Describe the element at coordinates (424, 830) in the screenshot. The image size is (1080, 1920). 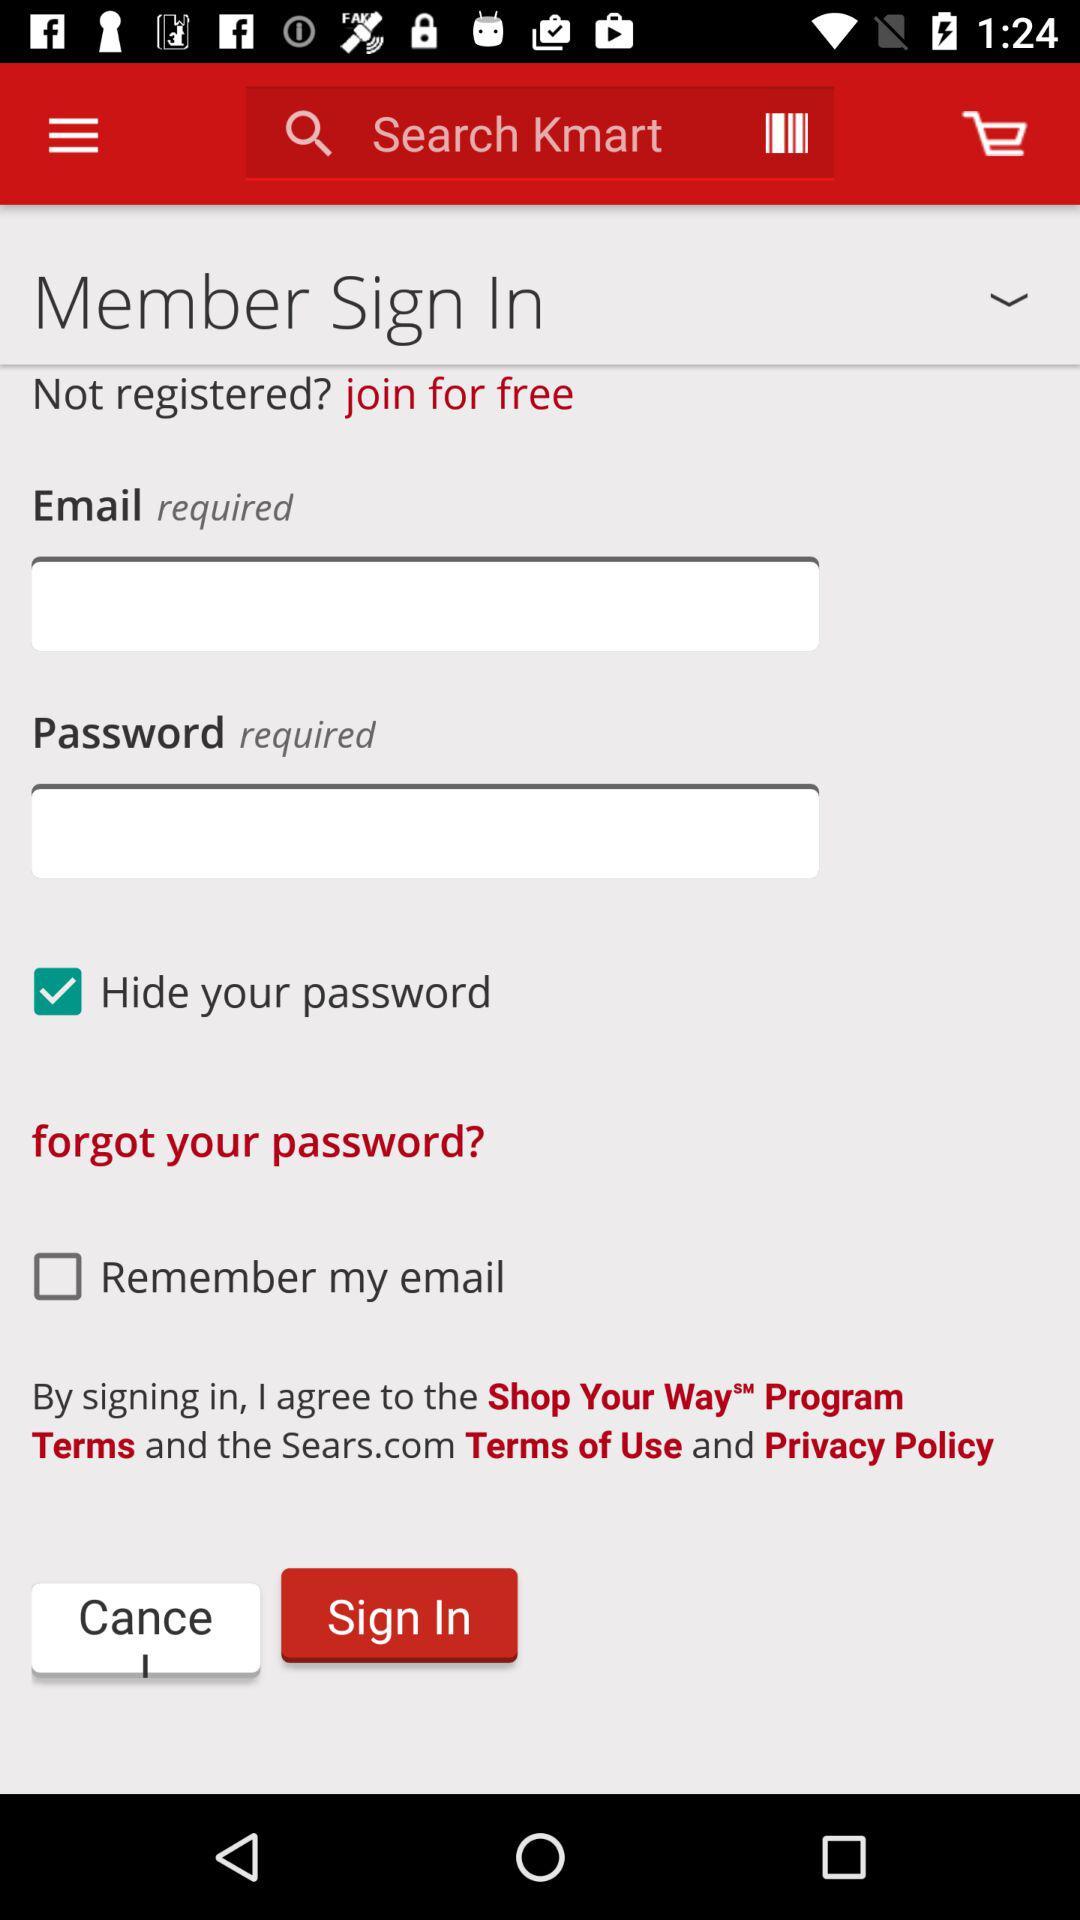
I see `password` at that location.